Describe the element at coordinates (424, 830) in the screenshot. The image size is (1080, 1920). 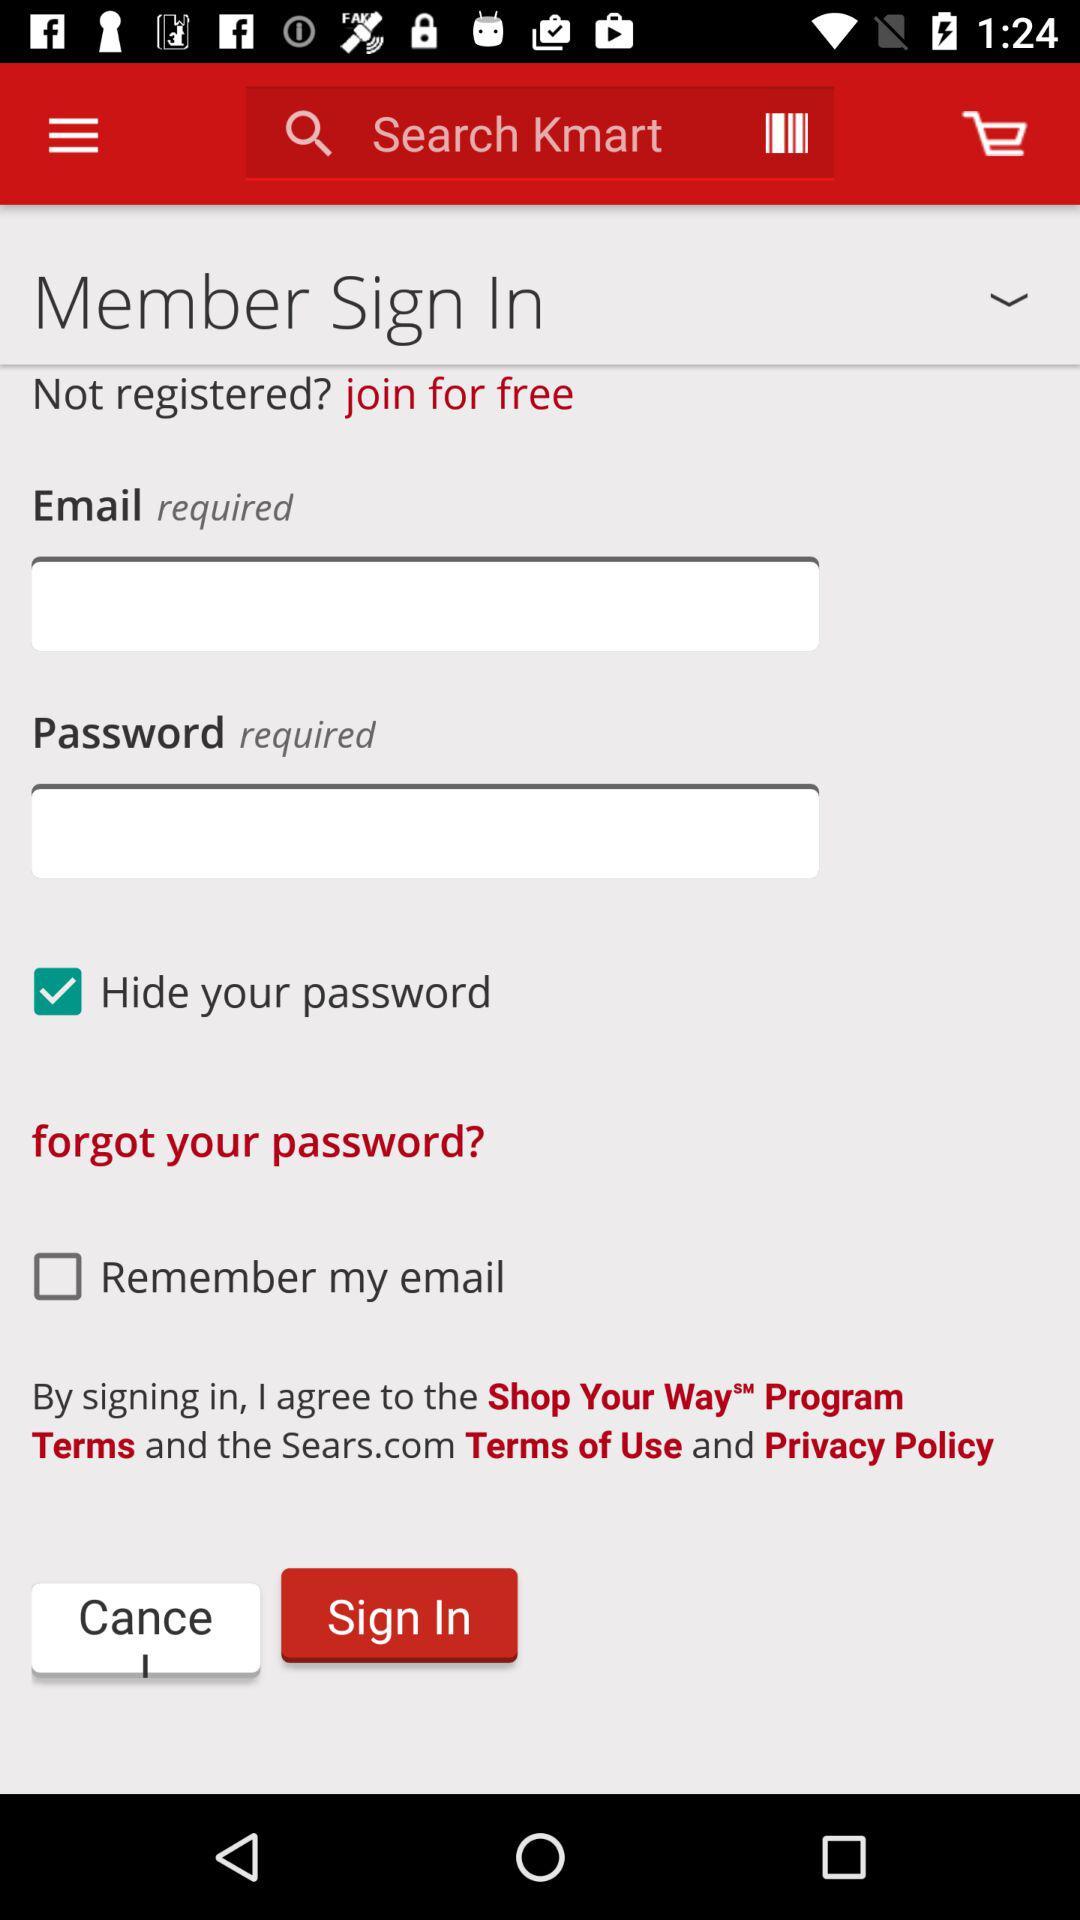
I see `password` at that location.